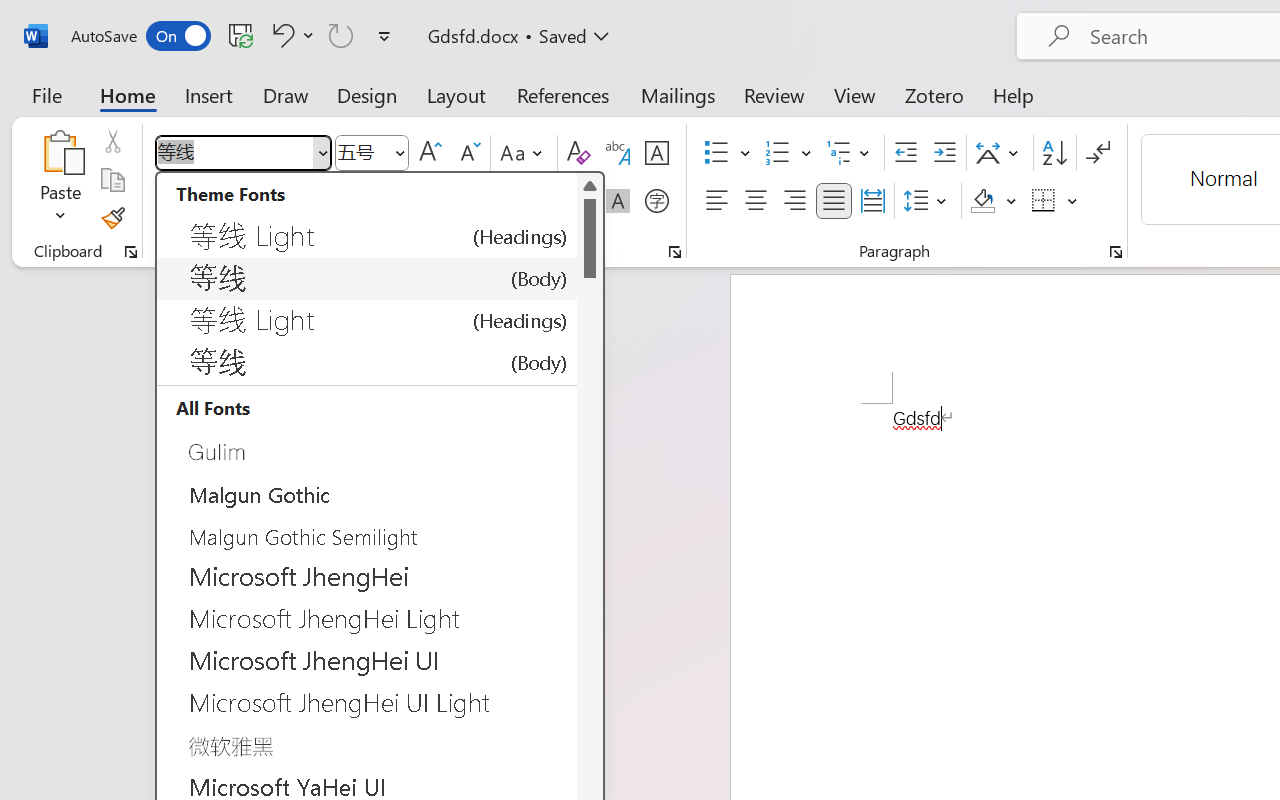 Image resolution: width=1280 pixels, height=800 pixels. Describe the element at coordinates (617, 201) in the screenshot. I see `'Character Shading'` at that location.